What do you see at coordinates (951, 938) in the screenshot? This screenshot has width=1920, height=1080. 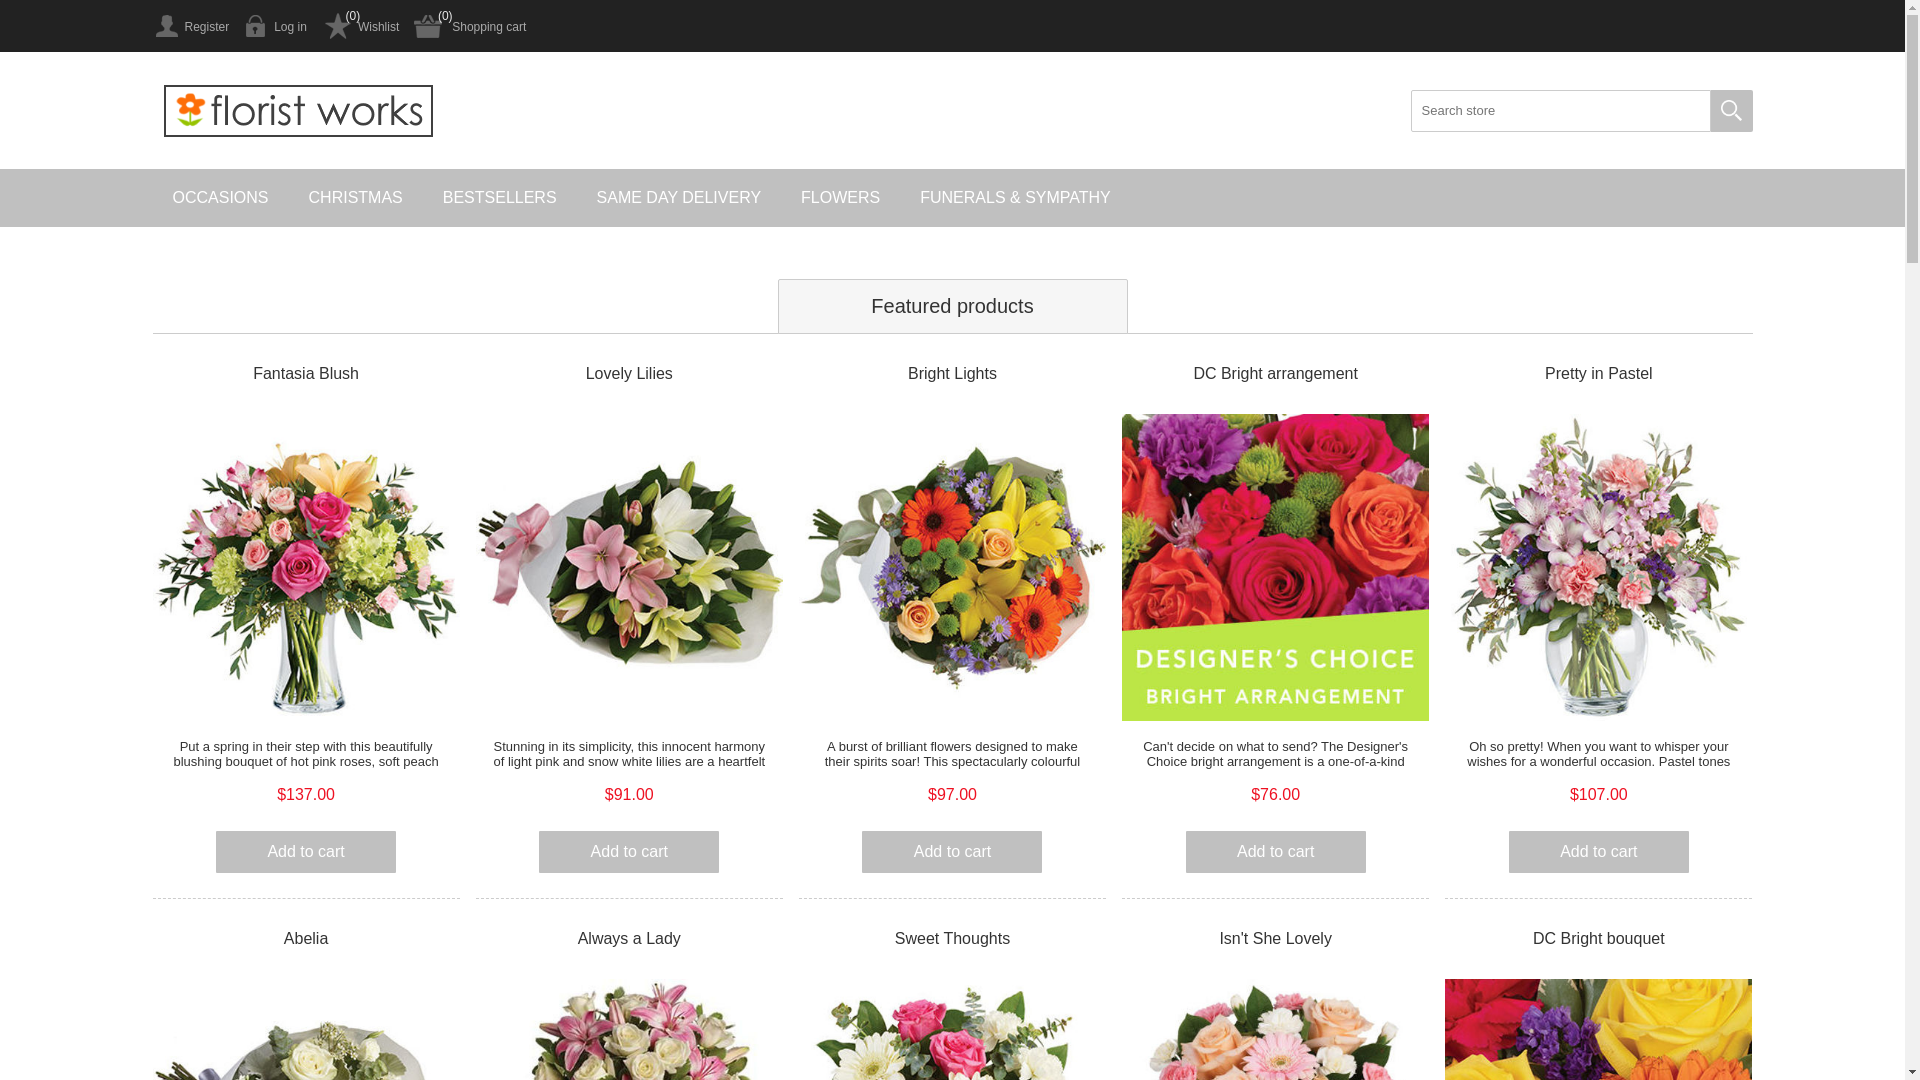 I see `'Sweet Thoughts'` at bounding box center [951, 938].